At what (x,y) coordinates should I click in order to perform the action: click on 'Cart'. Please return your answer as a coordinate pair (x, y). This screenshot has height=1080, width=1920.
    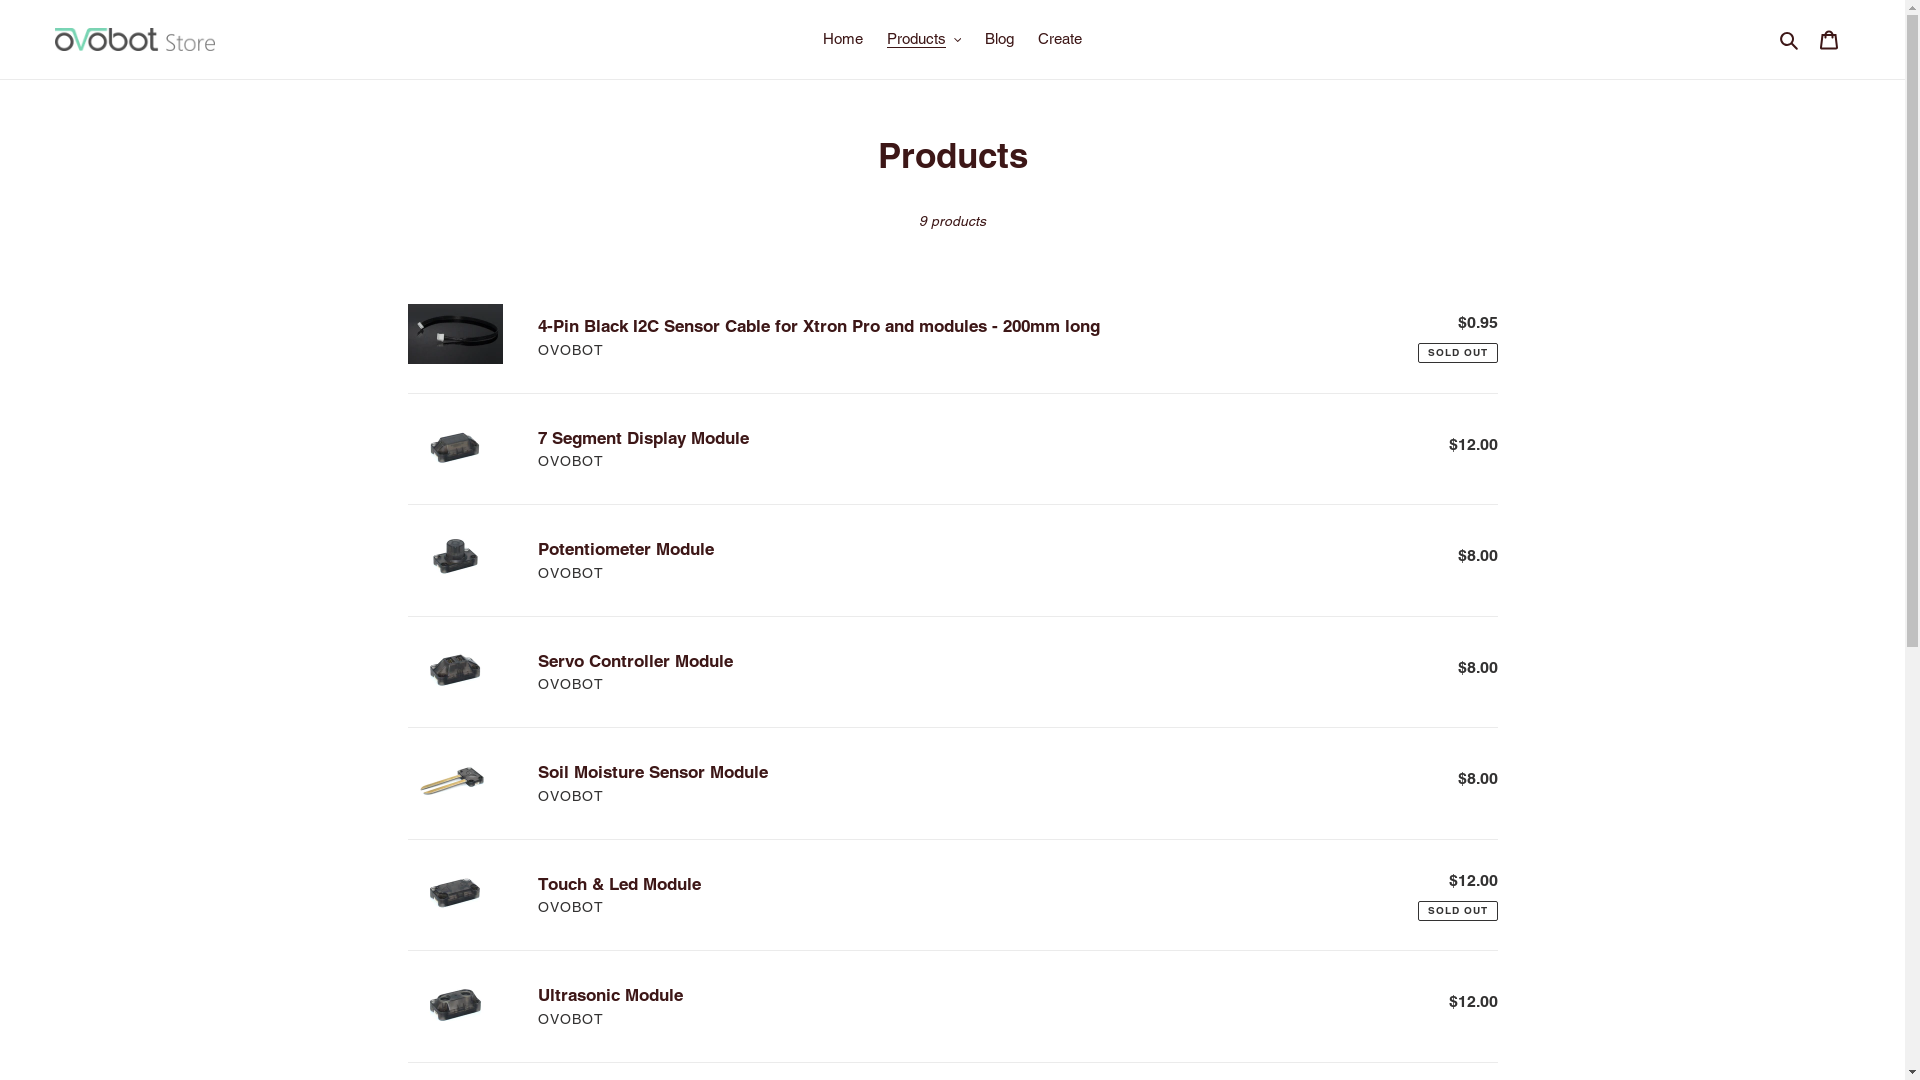
    Looking at the image, I should click on (1828, 39).